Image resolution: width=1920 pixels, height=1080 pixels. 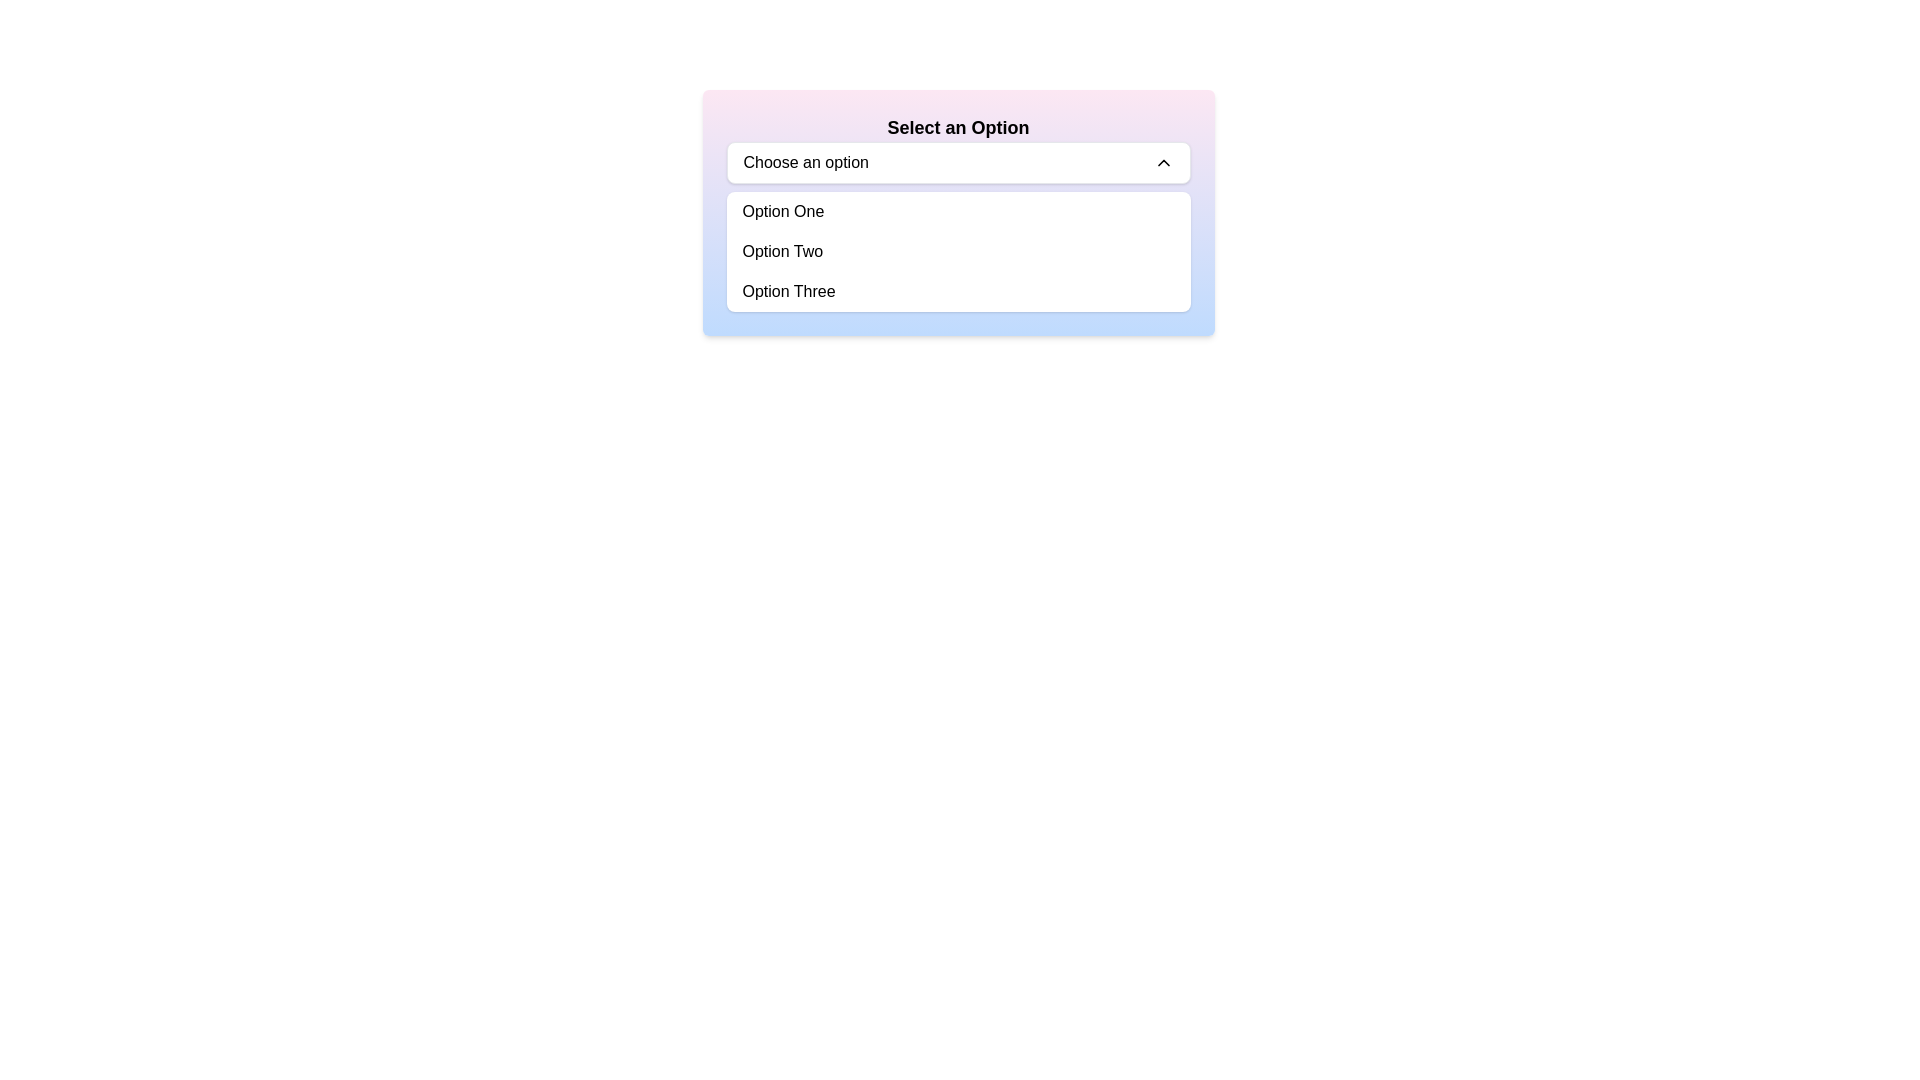 What do you see at coordinates (782, 212) in the screenshot?
I see `the first item 'Option One' in the dropdown menu` at bounding box center [782, 212].